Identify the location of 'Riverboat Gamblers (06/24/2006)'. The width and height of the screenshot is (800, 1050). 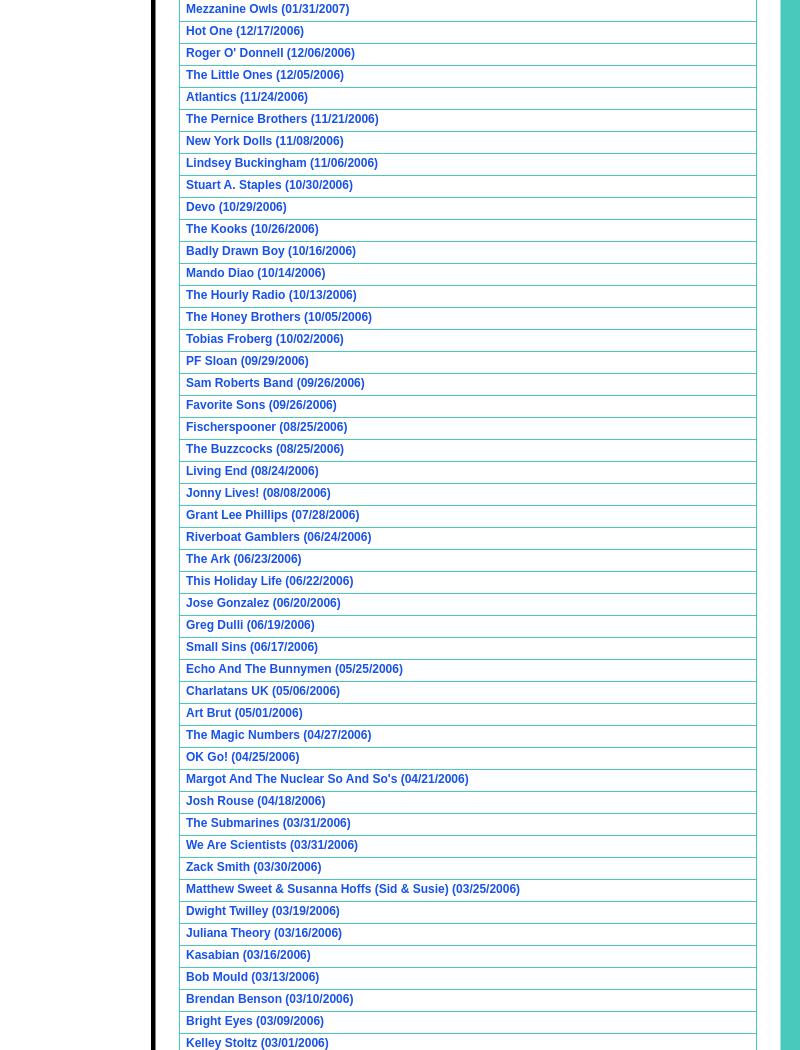
(185, 536).